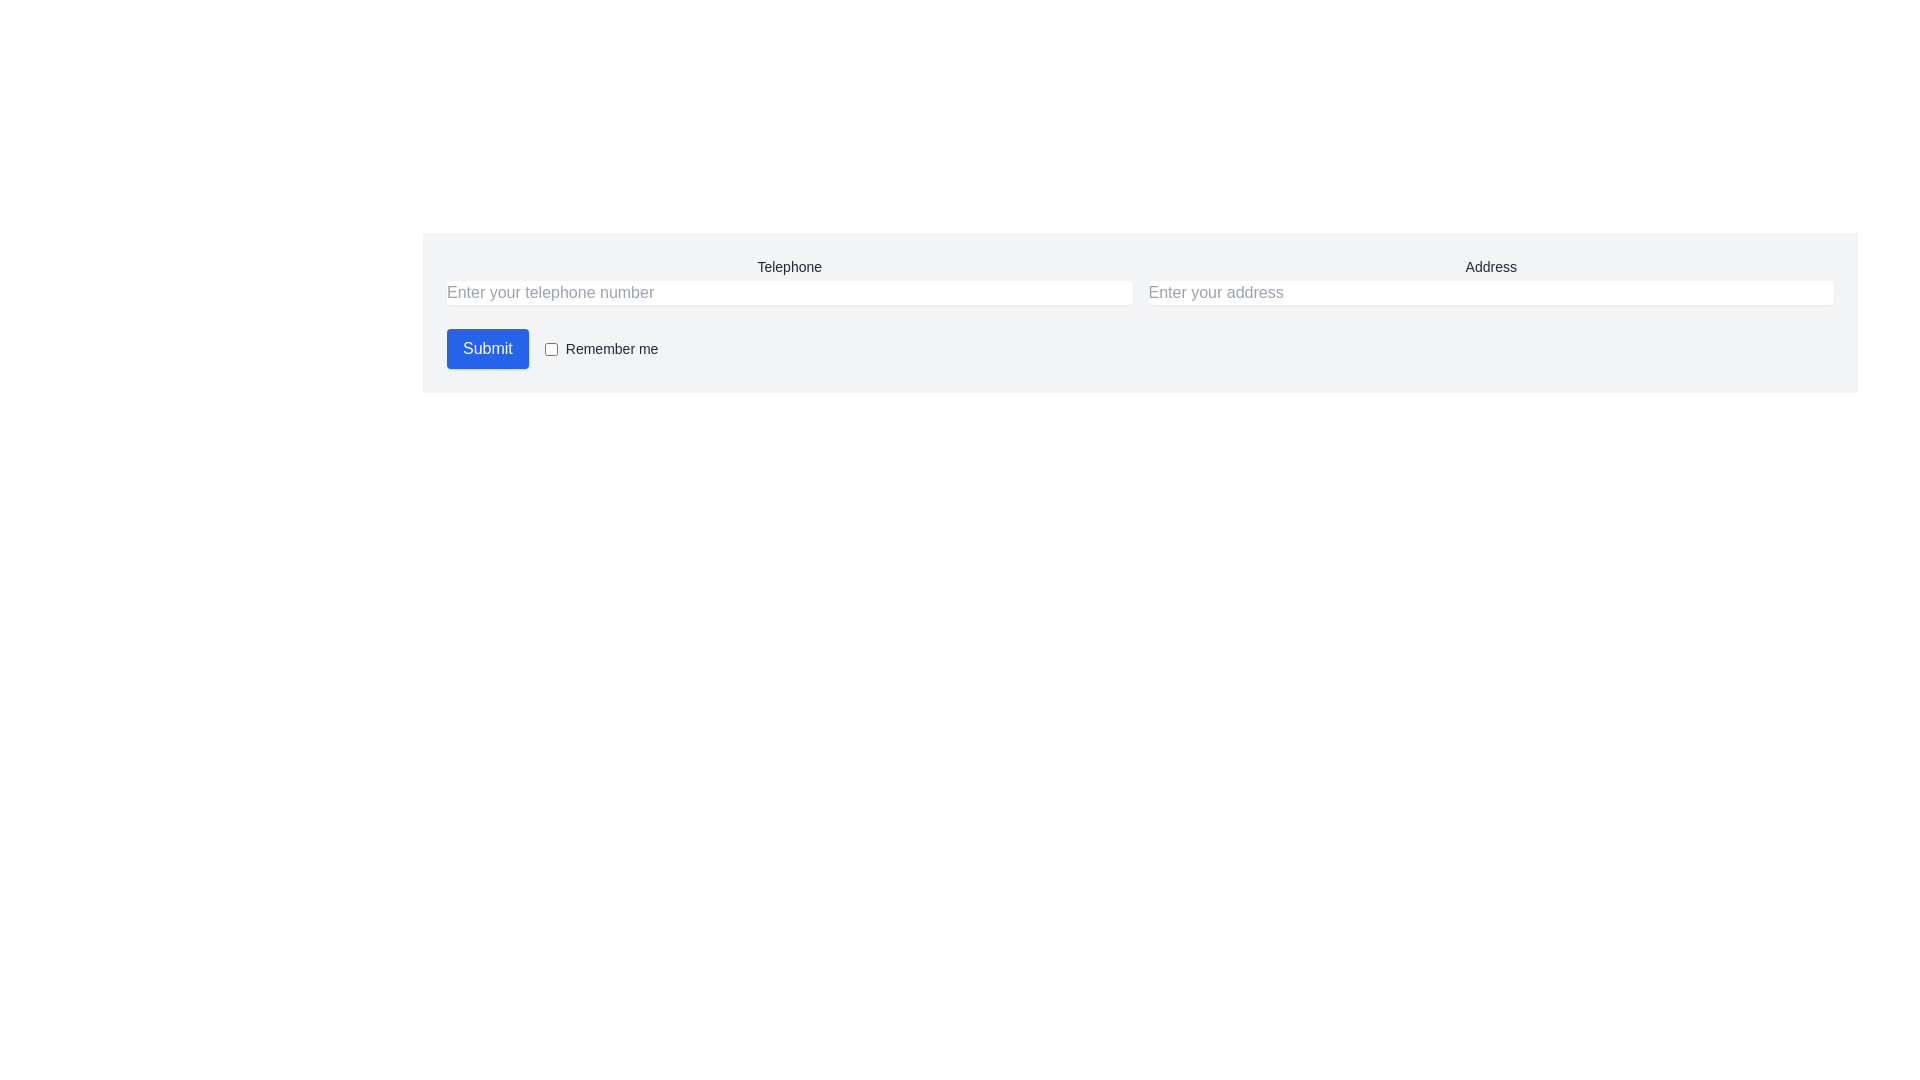 The image size is (1920, 1080). I want to click on the submission button located at the bottom-left of a horizontal group, to the left of the 'Remember me' checkbox, so click(487, 347).